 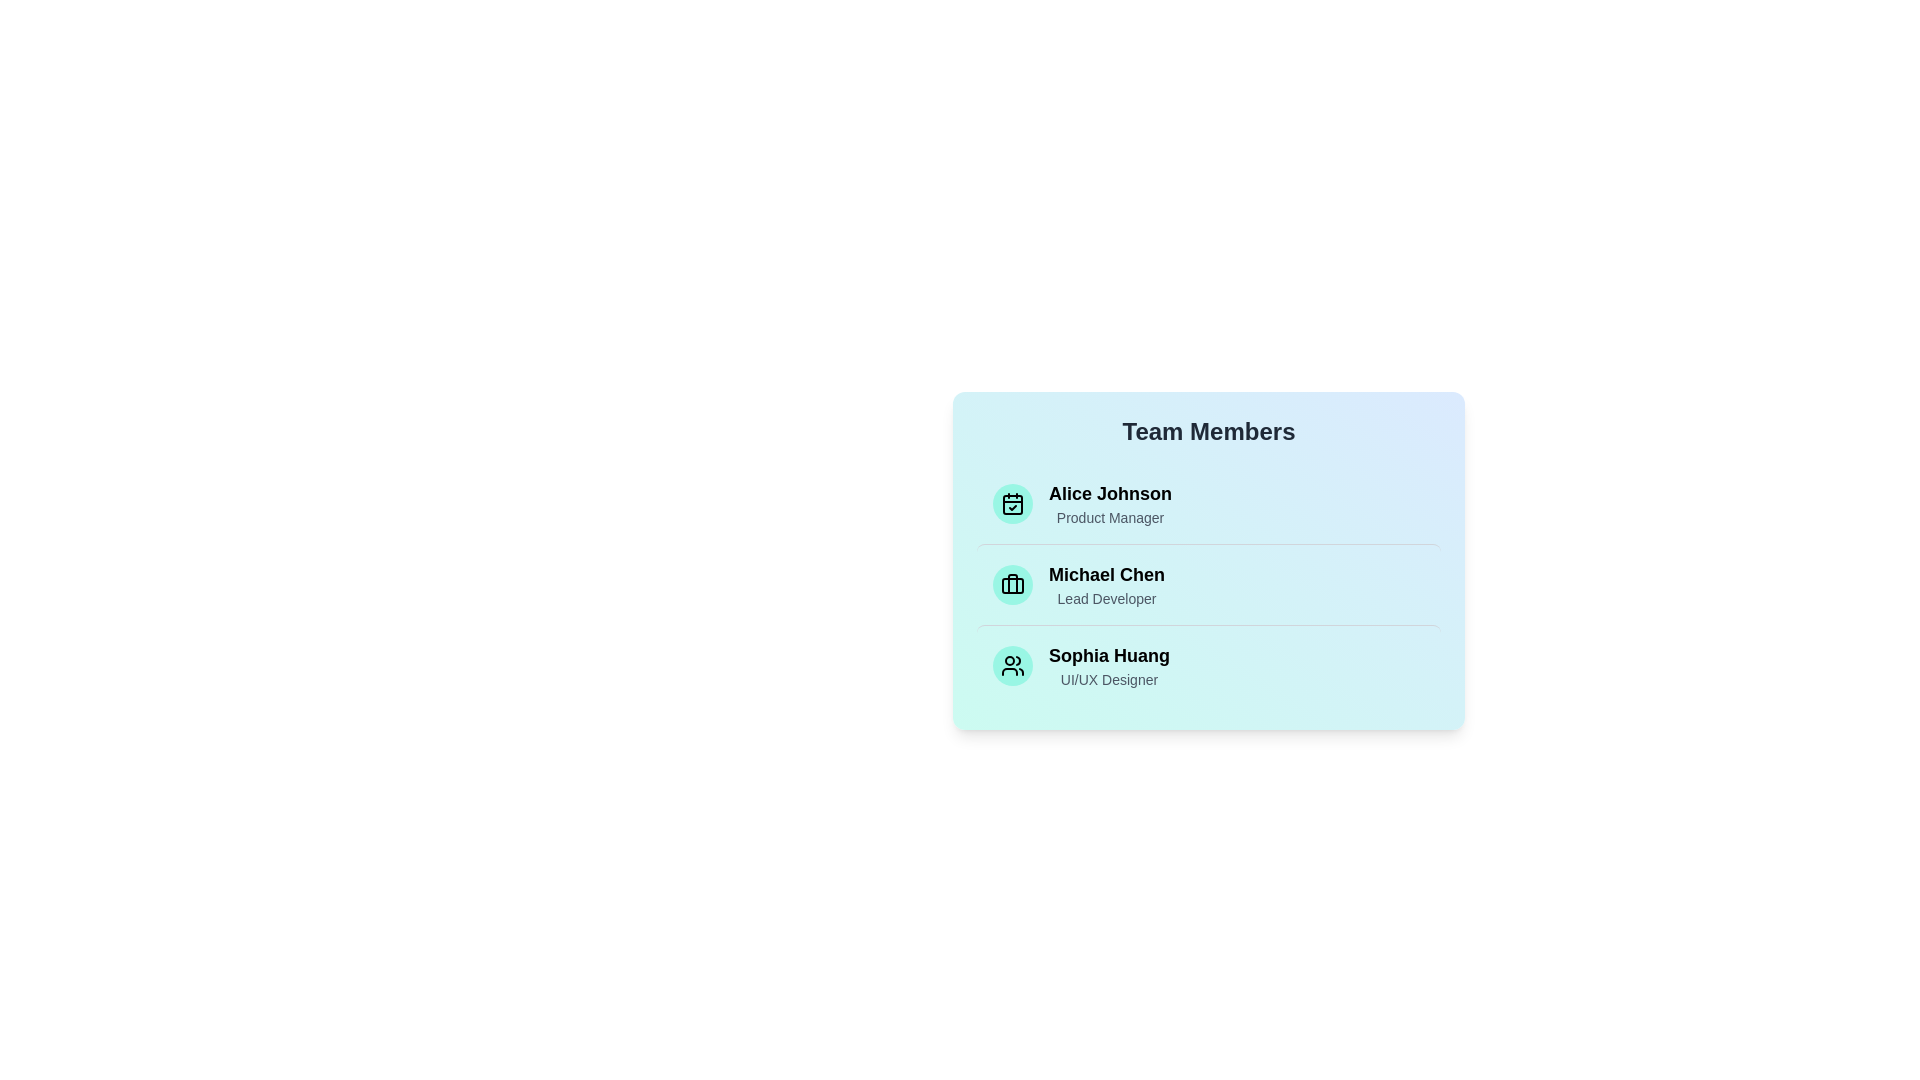 I want to click on the team member Sophia Huang to view their details, so click(x=1208, y=665).